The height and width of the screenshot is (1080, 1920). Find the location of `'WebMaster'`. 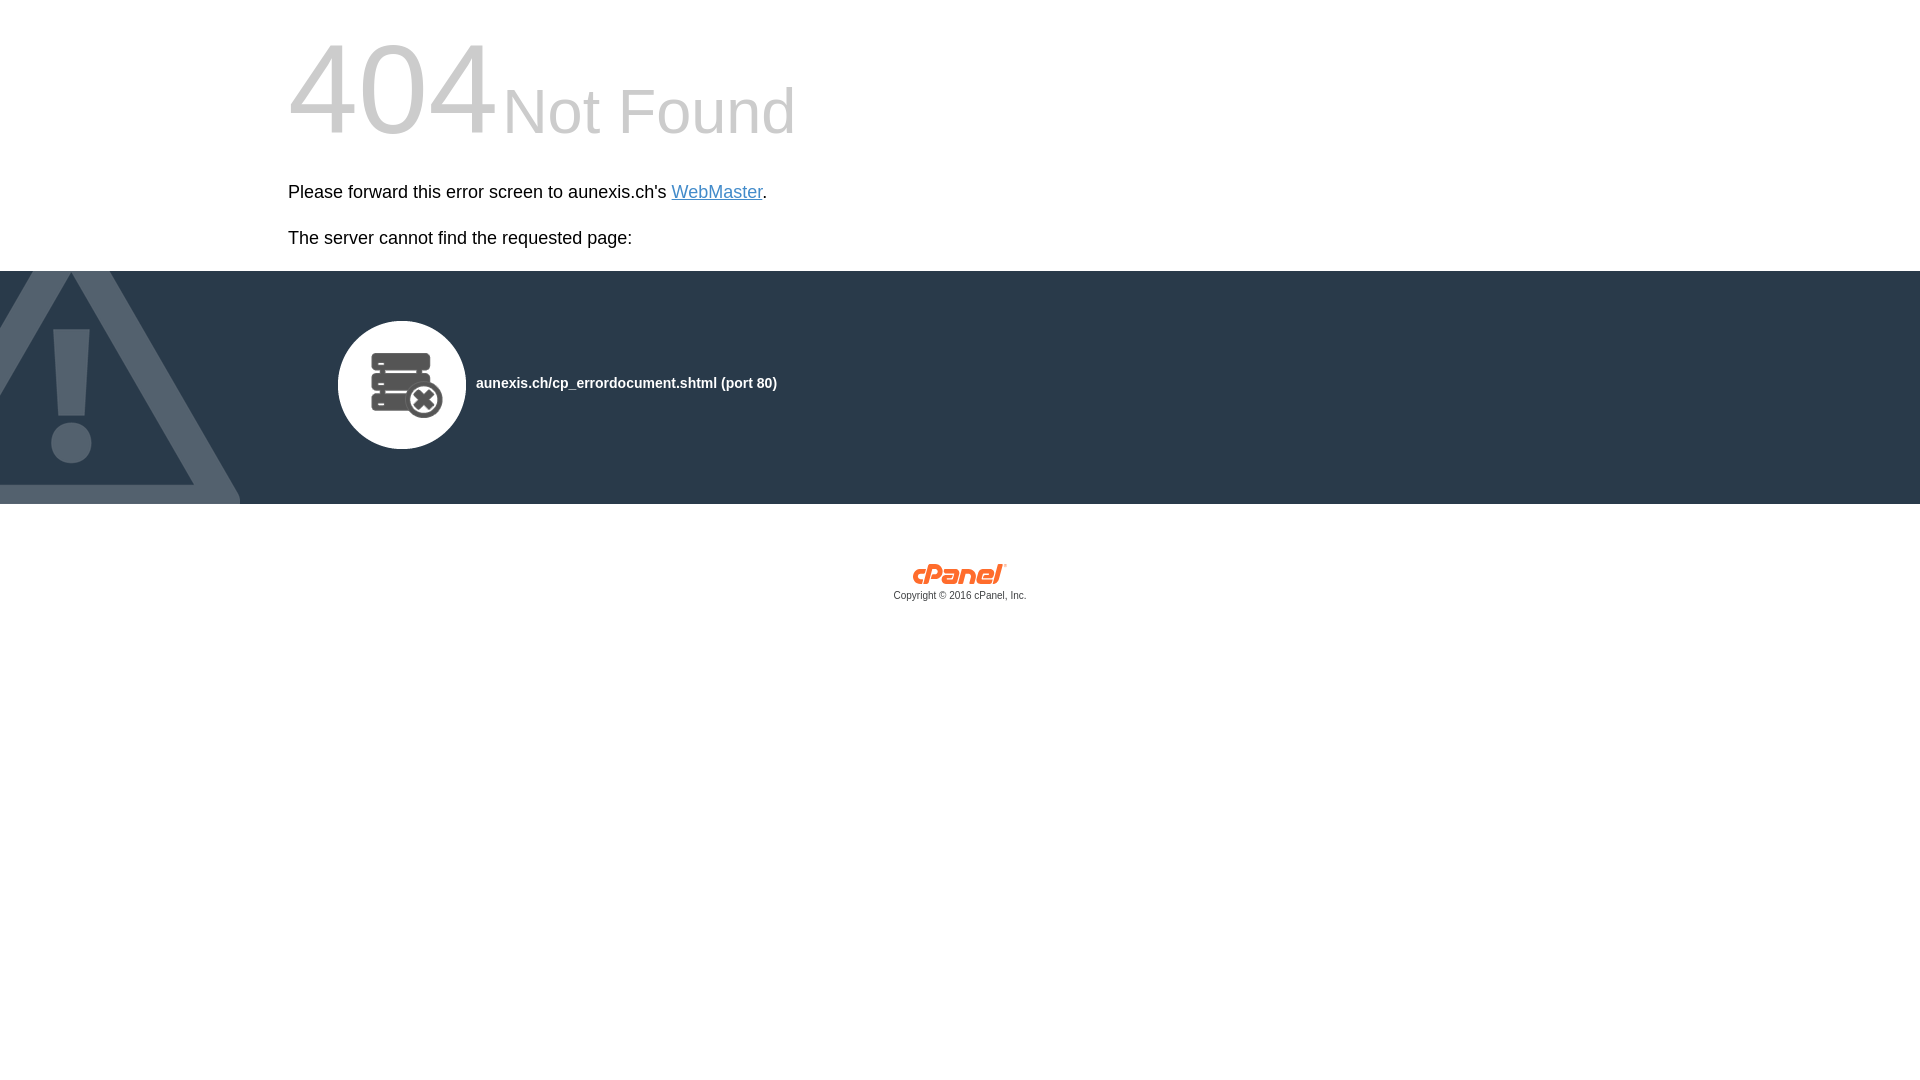

'WebMaster' is located at coordinates (717, 192).